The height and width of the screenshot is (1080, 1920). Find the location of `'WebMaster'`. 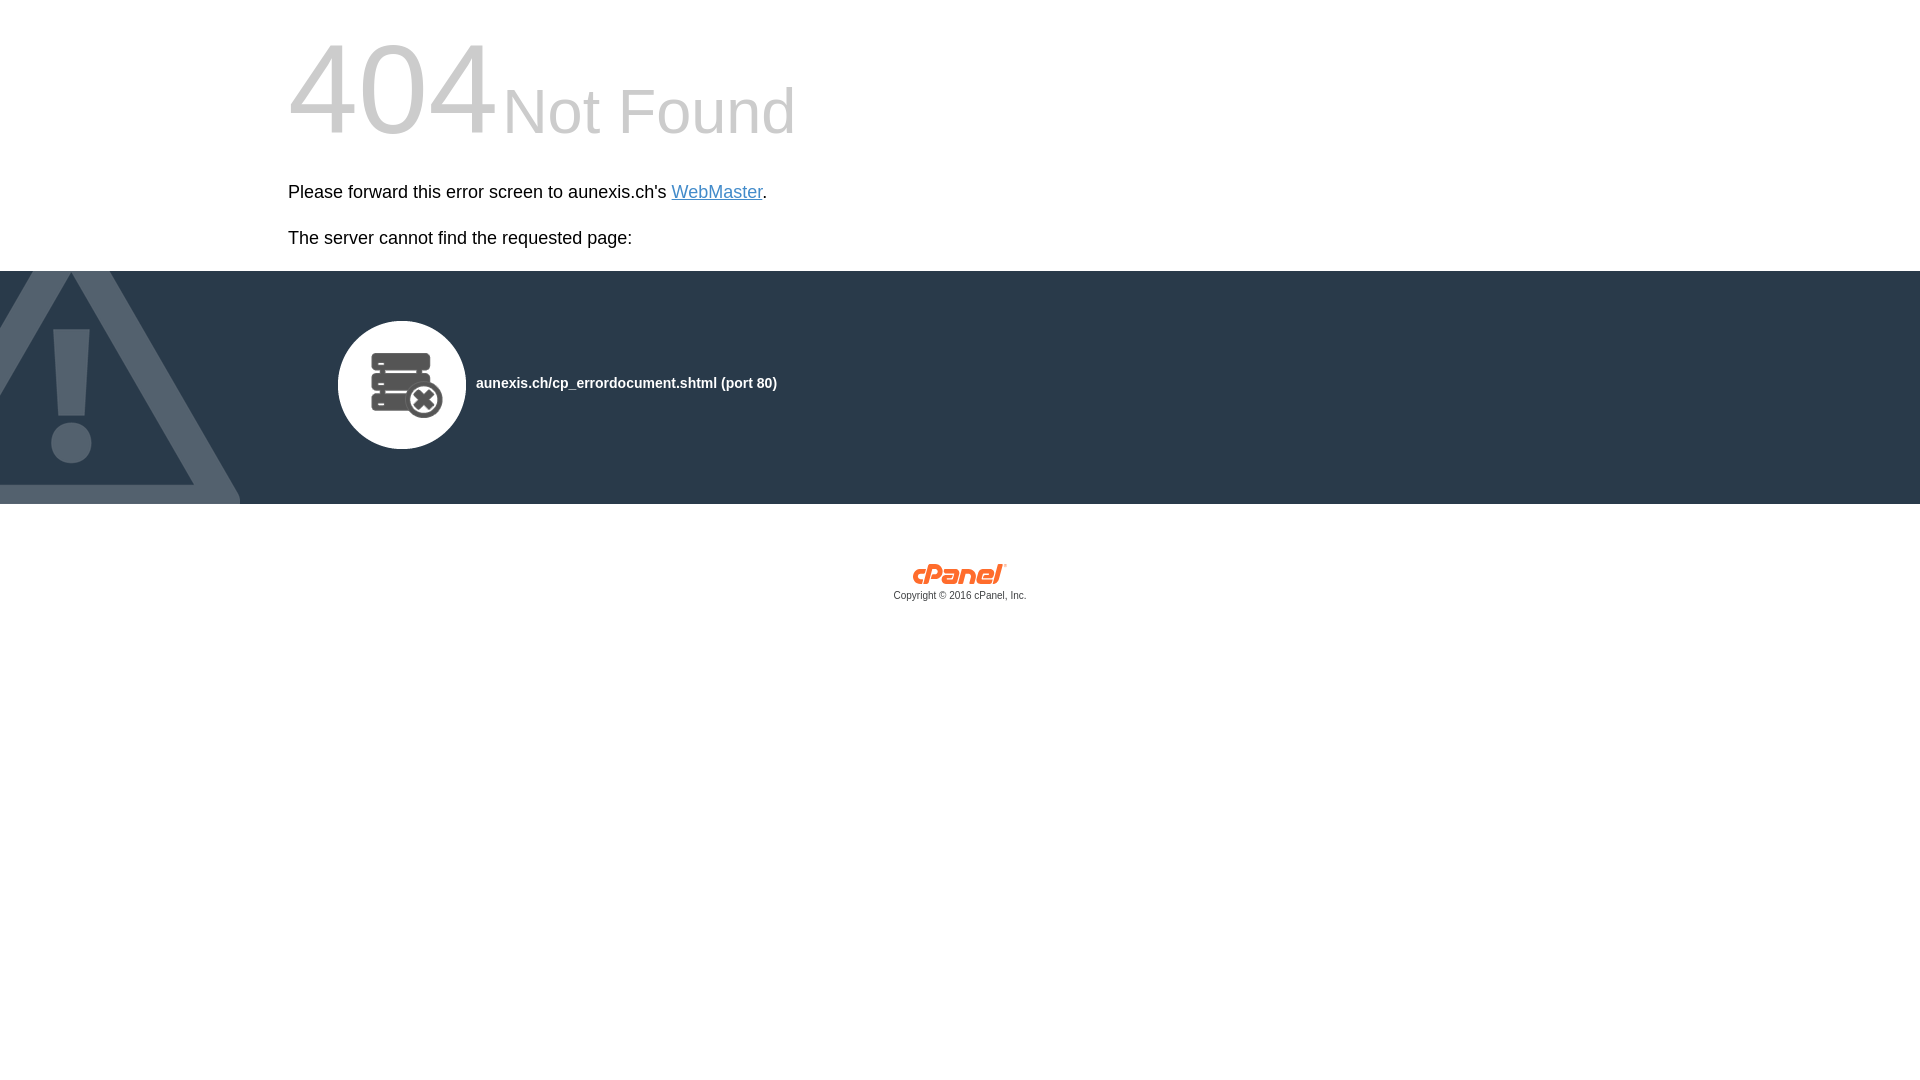

'WebMaster' is located at coordinates (717, 192).